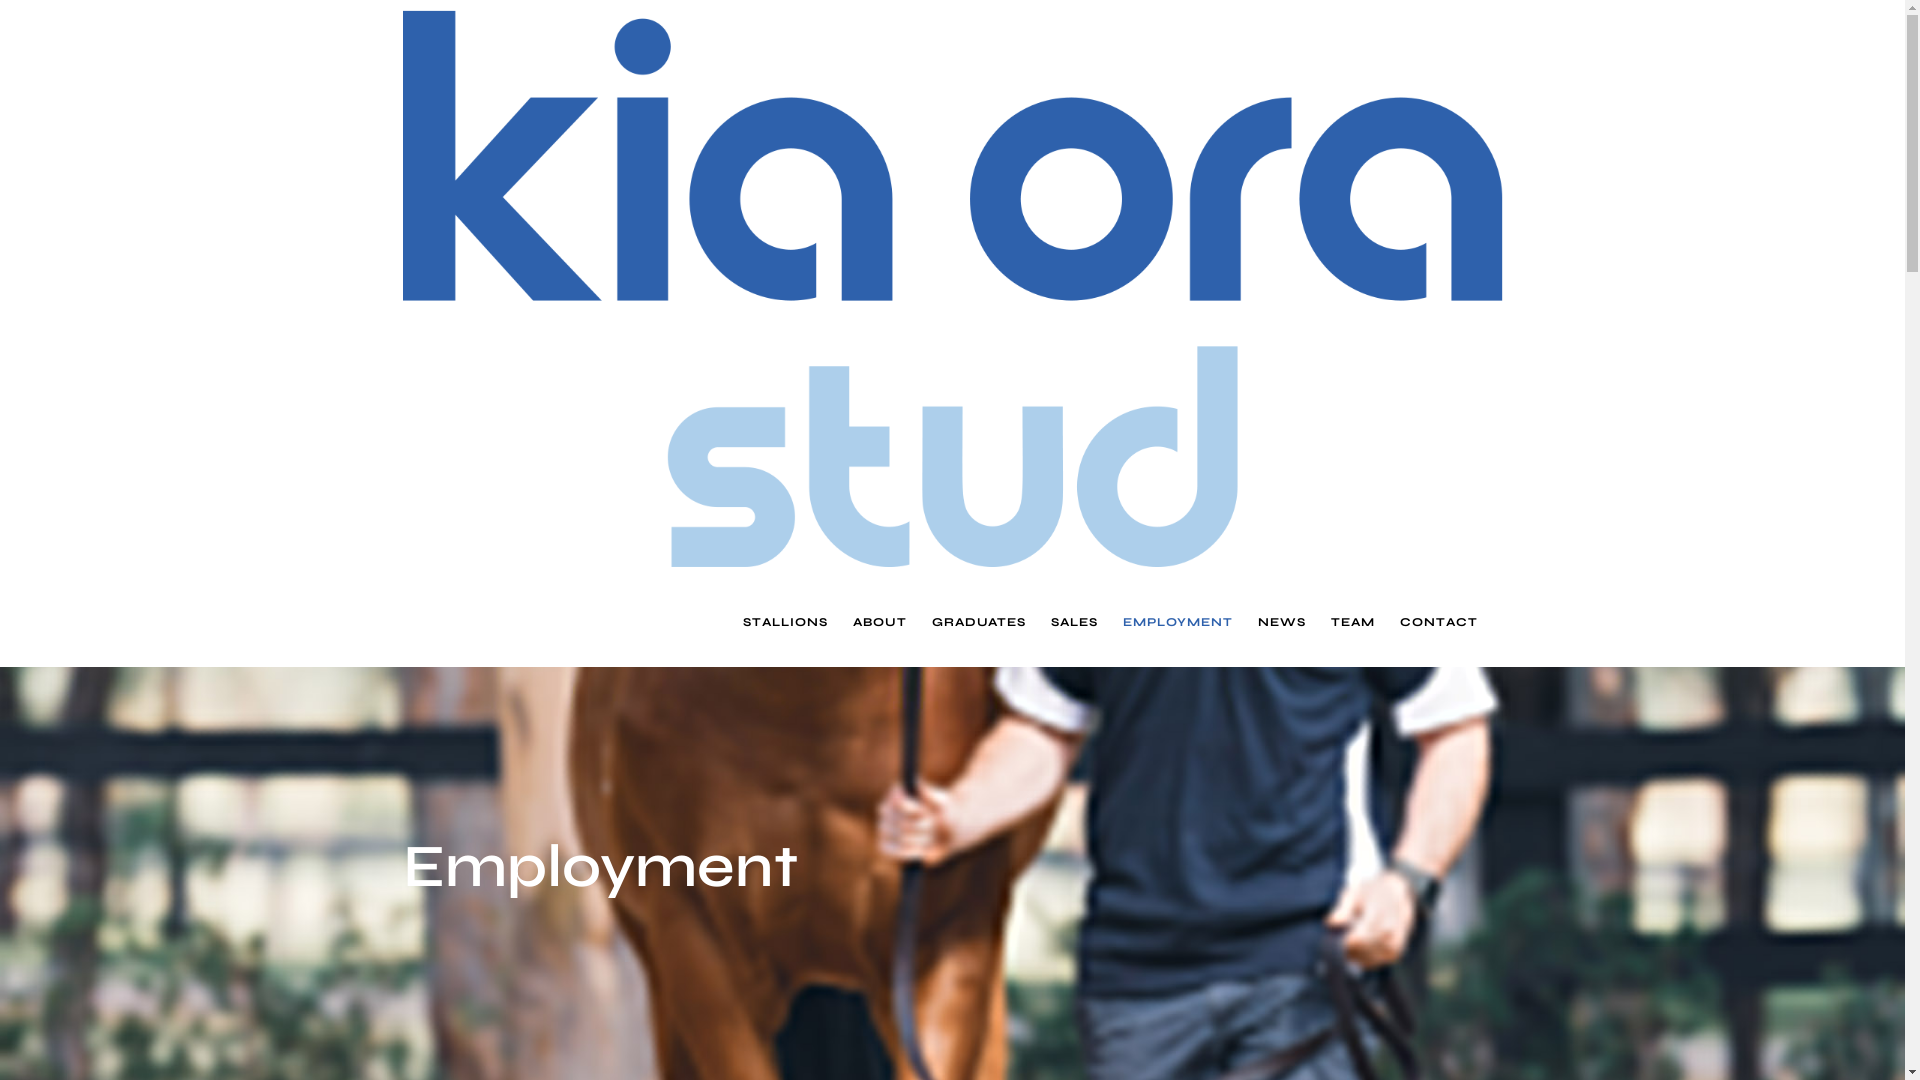  Describe the element at coordinates (979, 620) in the screenshot. I see `'GRADUATES'` at that location.